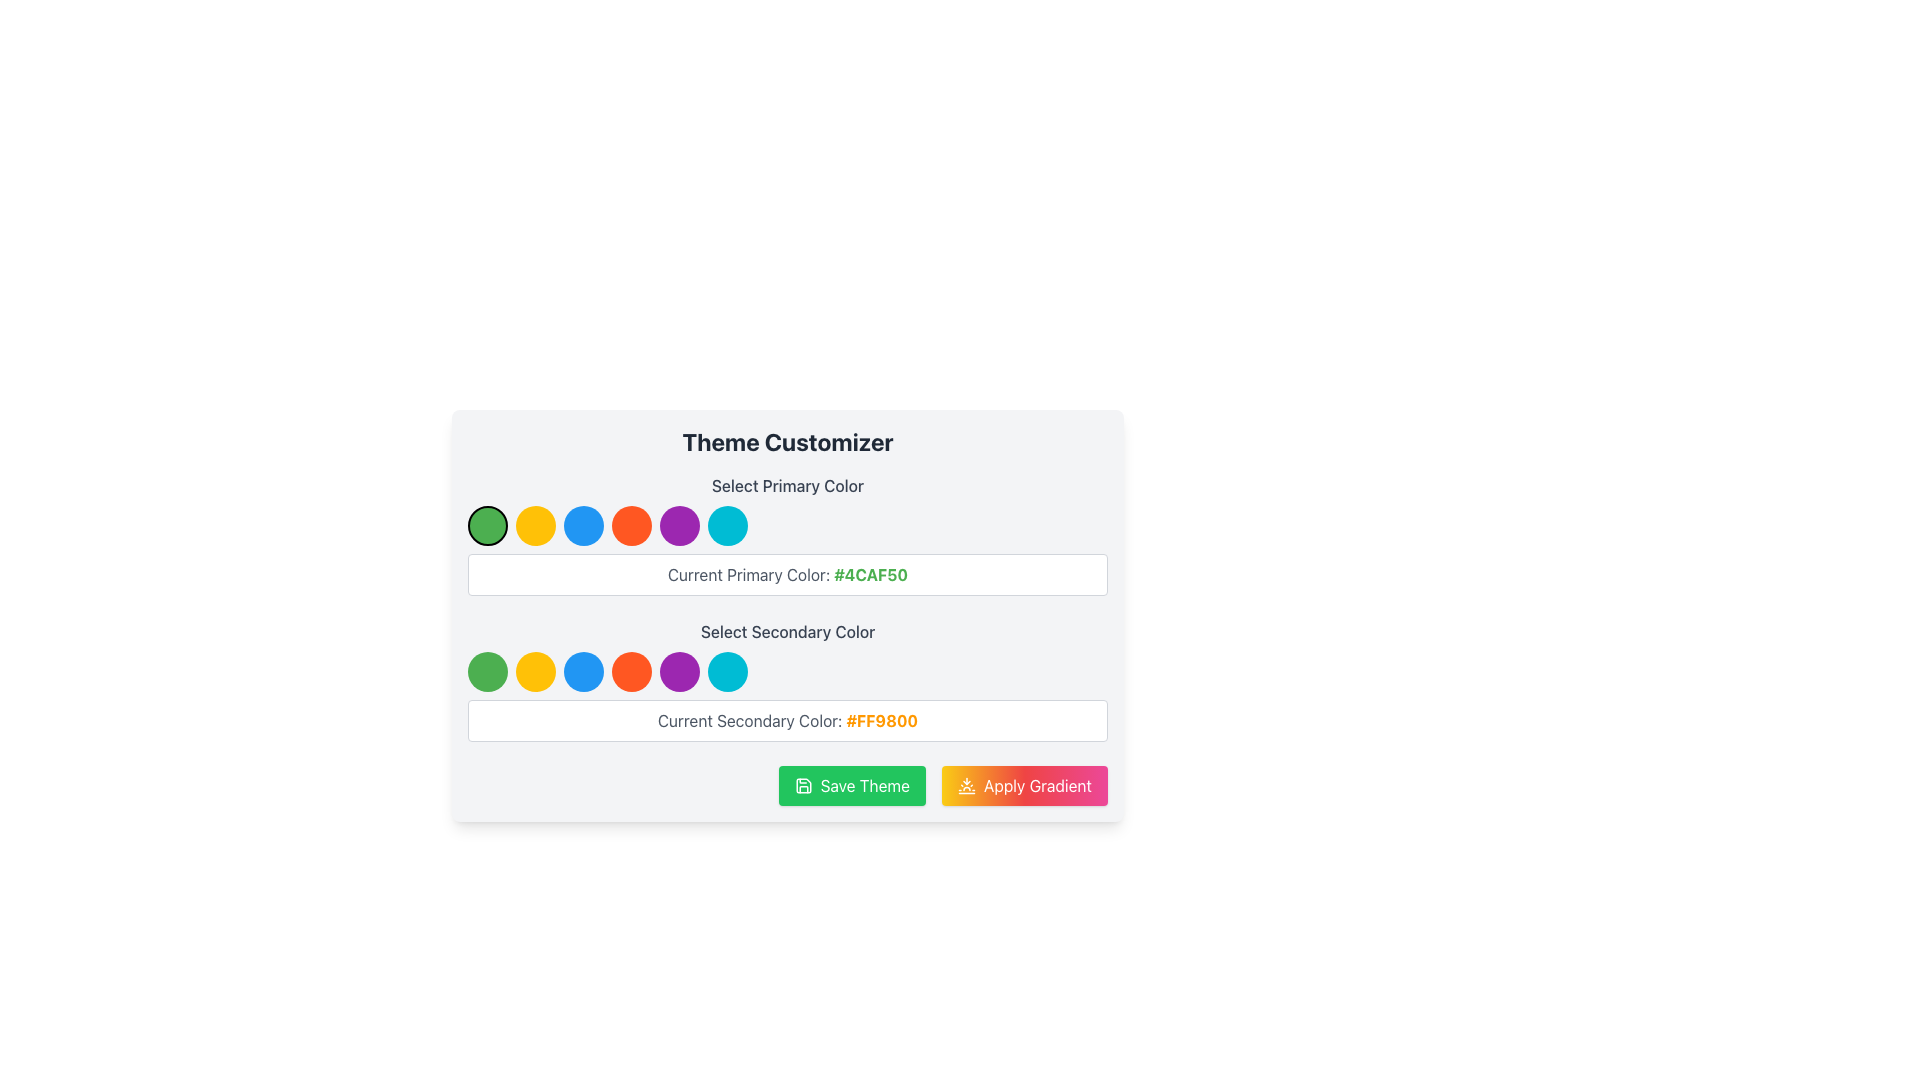 This screenshot has height=1080, width=1920. What do you see at coordinates (786, 785) in the screenshot?
I see `the 'Save Theme' button located in the 'Theme Customizer' section, directly below the 'Select Secondary Color' and 'Current Secondary Color: #FF9800' segments` at bounding box center [786, 785].